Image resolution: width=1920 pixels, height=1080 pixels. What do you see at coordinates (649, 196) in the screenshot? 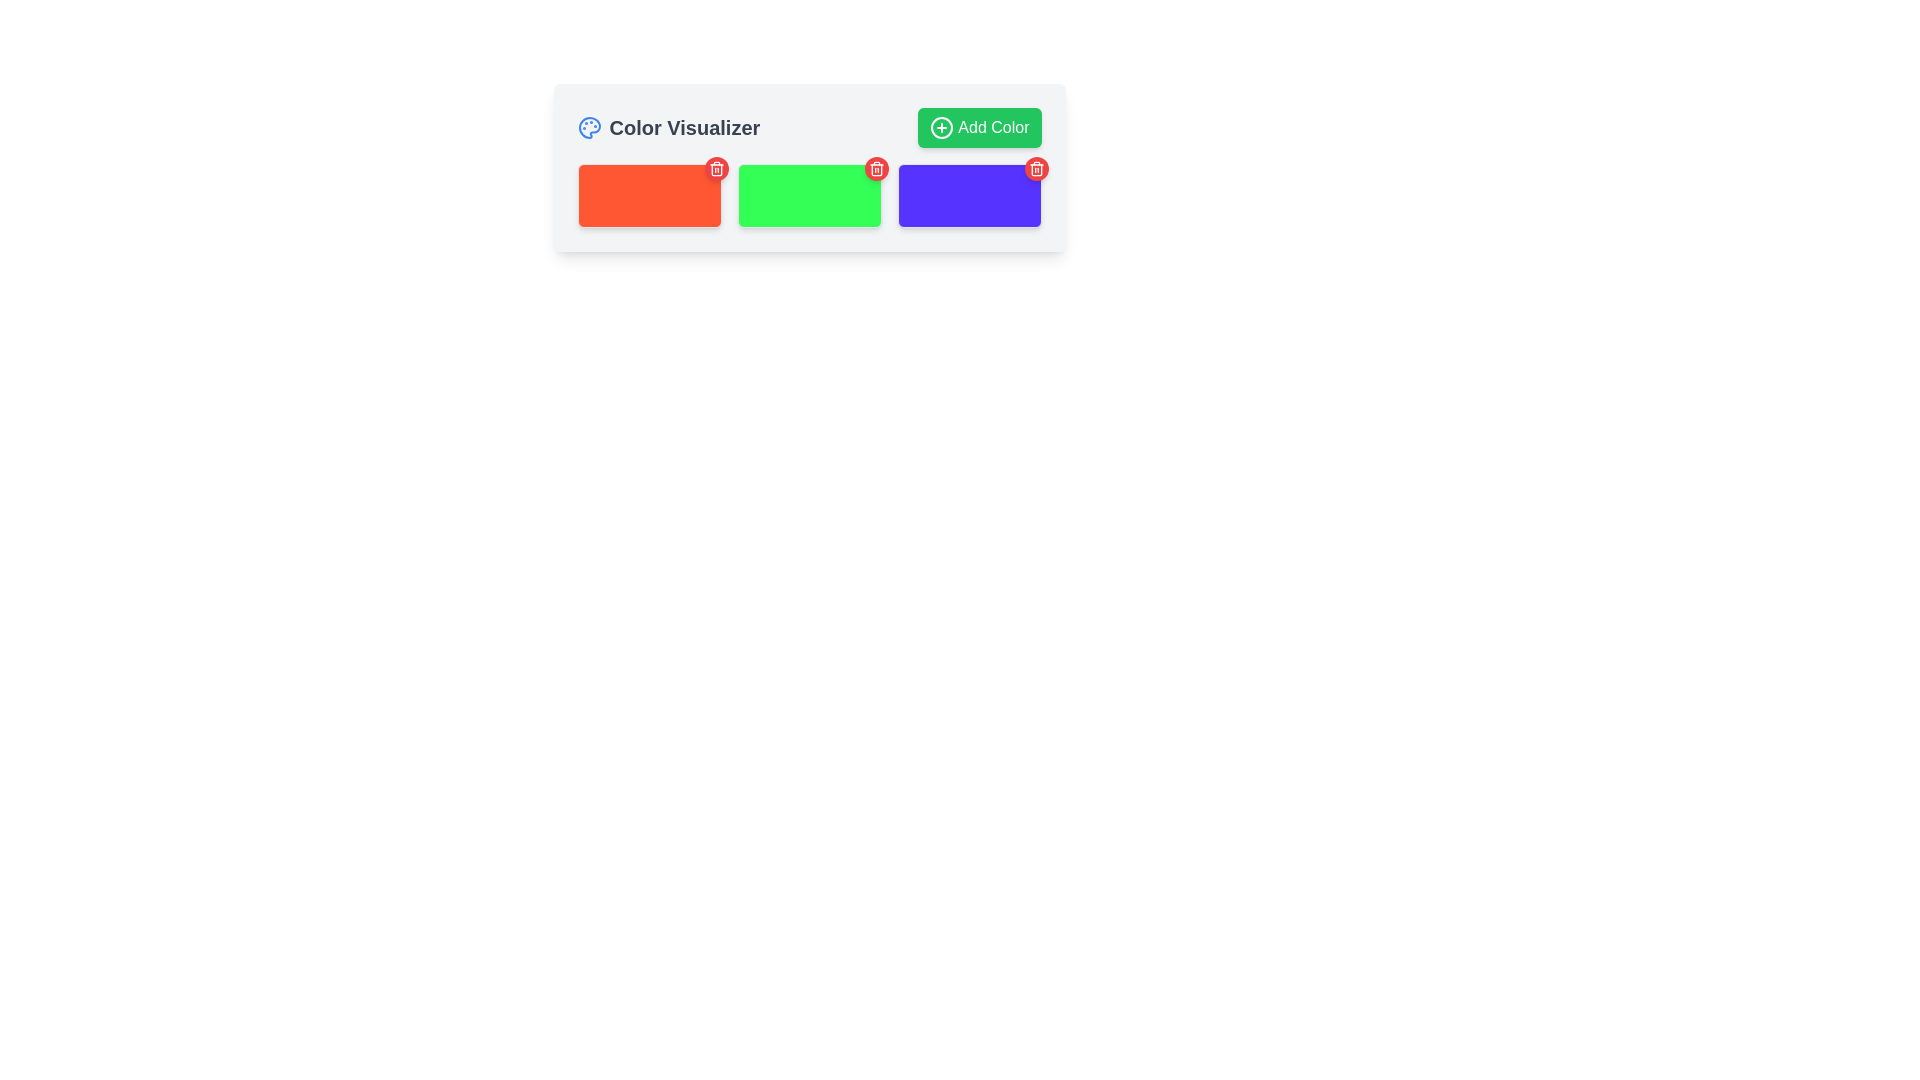
I see `the red button with rounded corners located in the first column of the grid layout beneath the 'Color Visualizer' label` at bounding box center [649, 196].